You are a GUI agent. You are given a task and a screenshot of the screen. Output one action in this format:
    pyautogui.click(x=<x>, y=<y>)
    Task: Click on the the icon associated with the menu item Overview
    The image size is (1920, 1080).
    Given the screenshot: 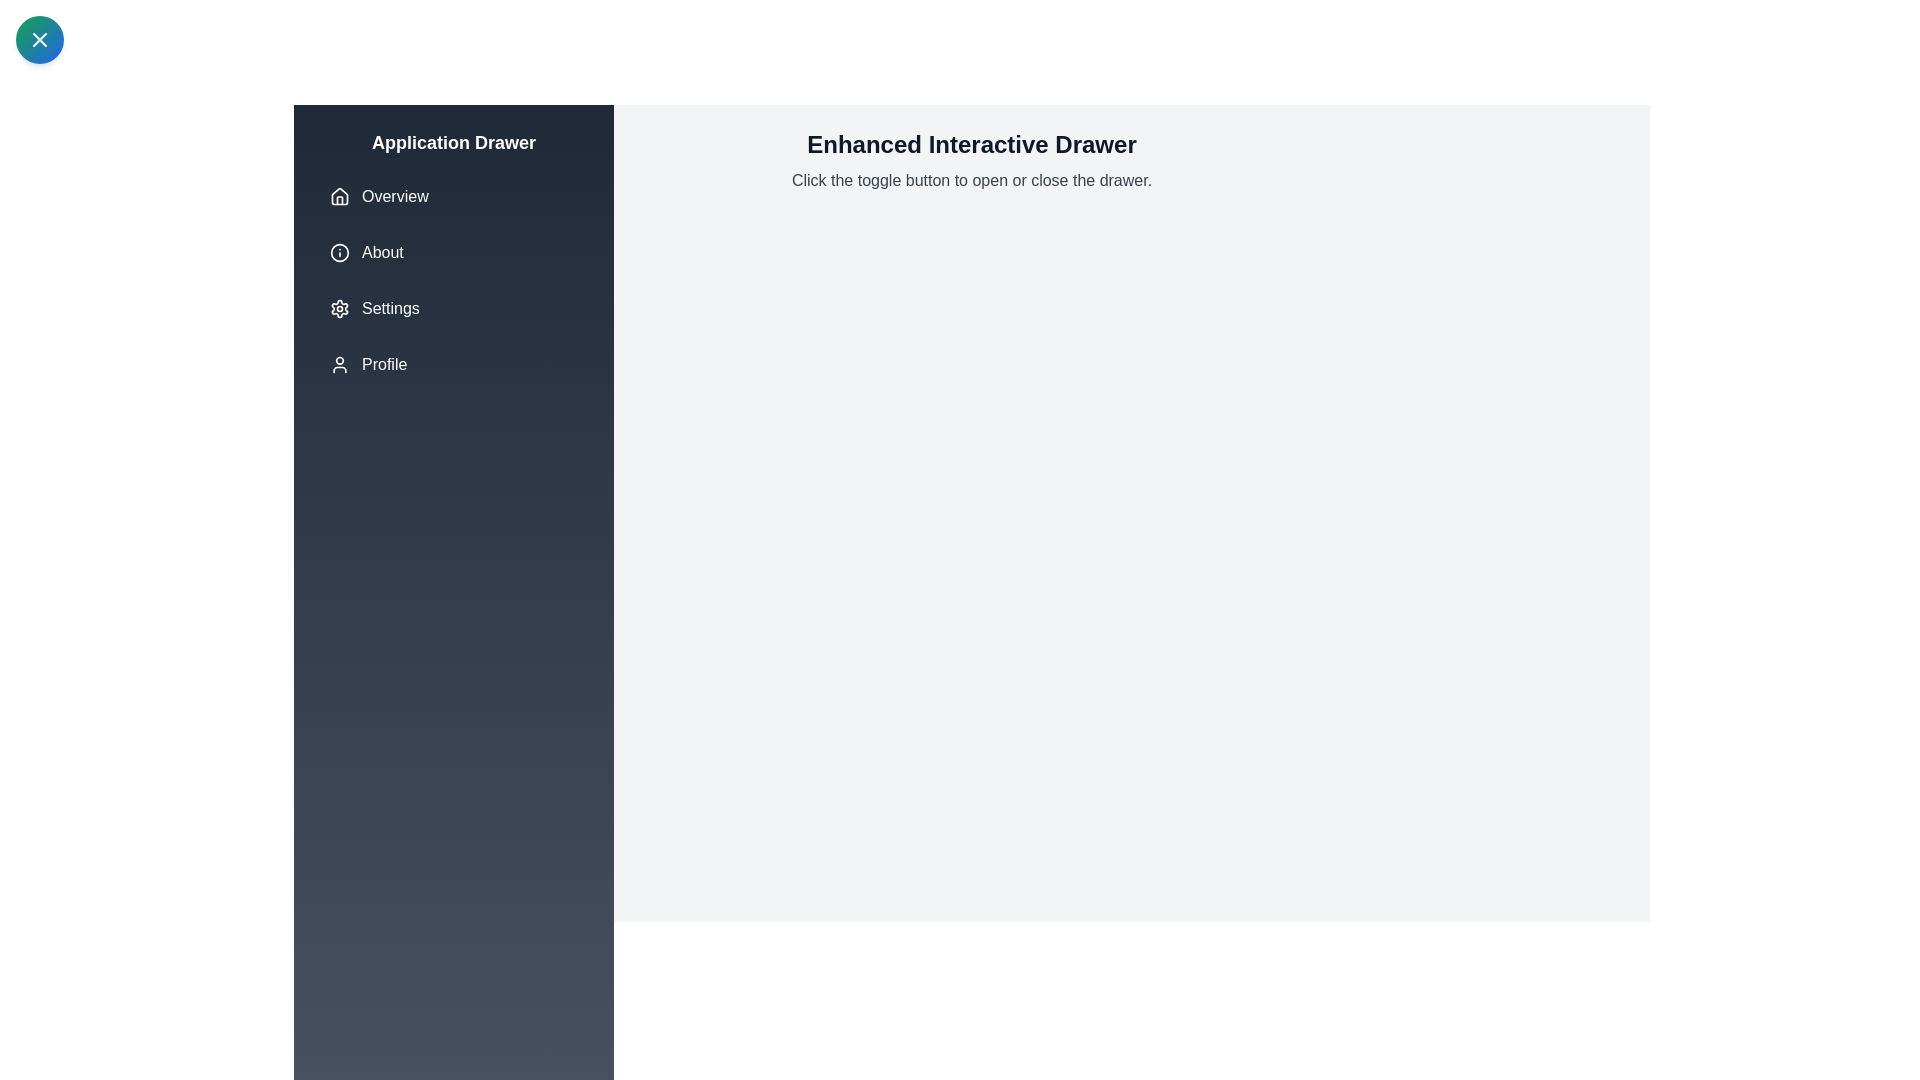 What is the action you would take?
    pyautogui.click(x=340, y=196)
    